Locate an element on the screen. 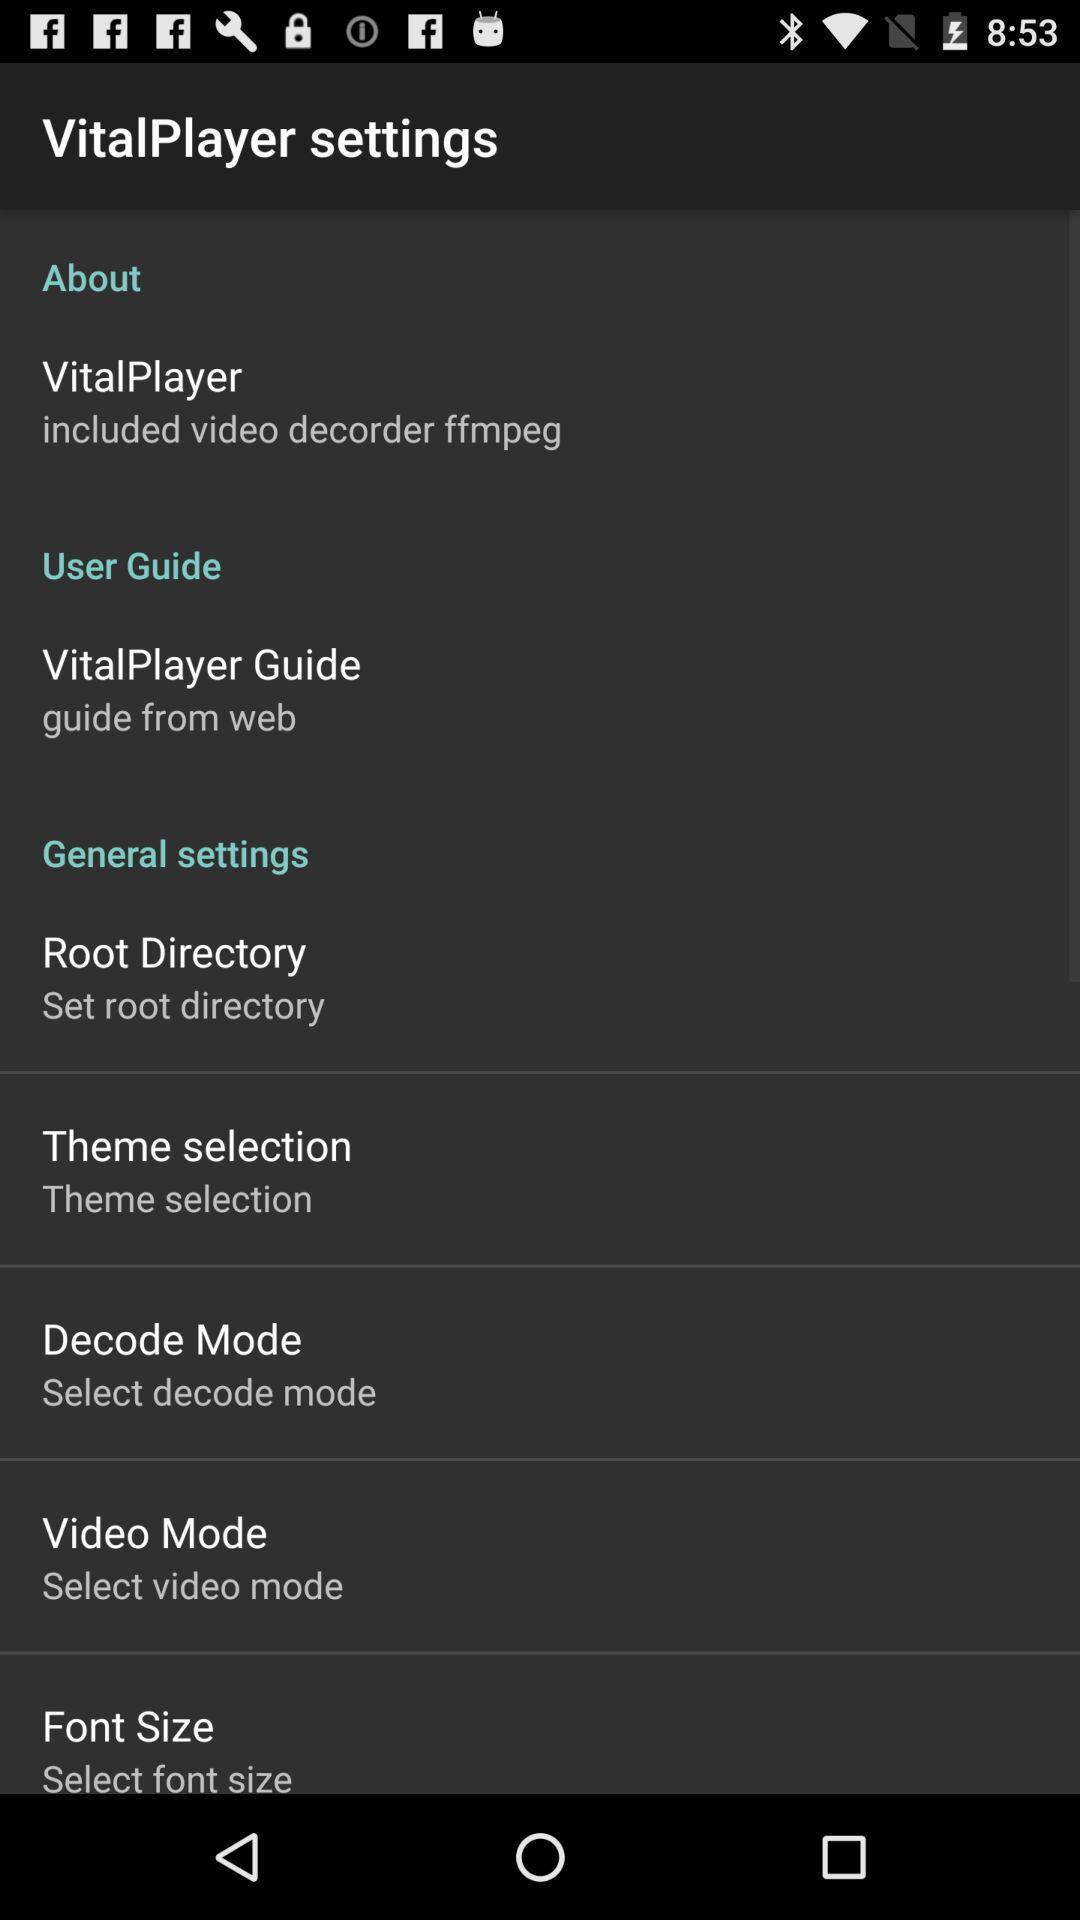  the item above vitalplayer guide app is located at coordinates (540, 543).